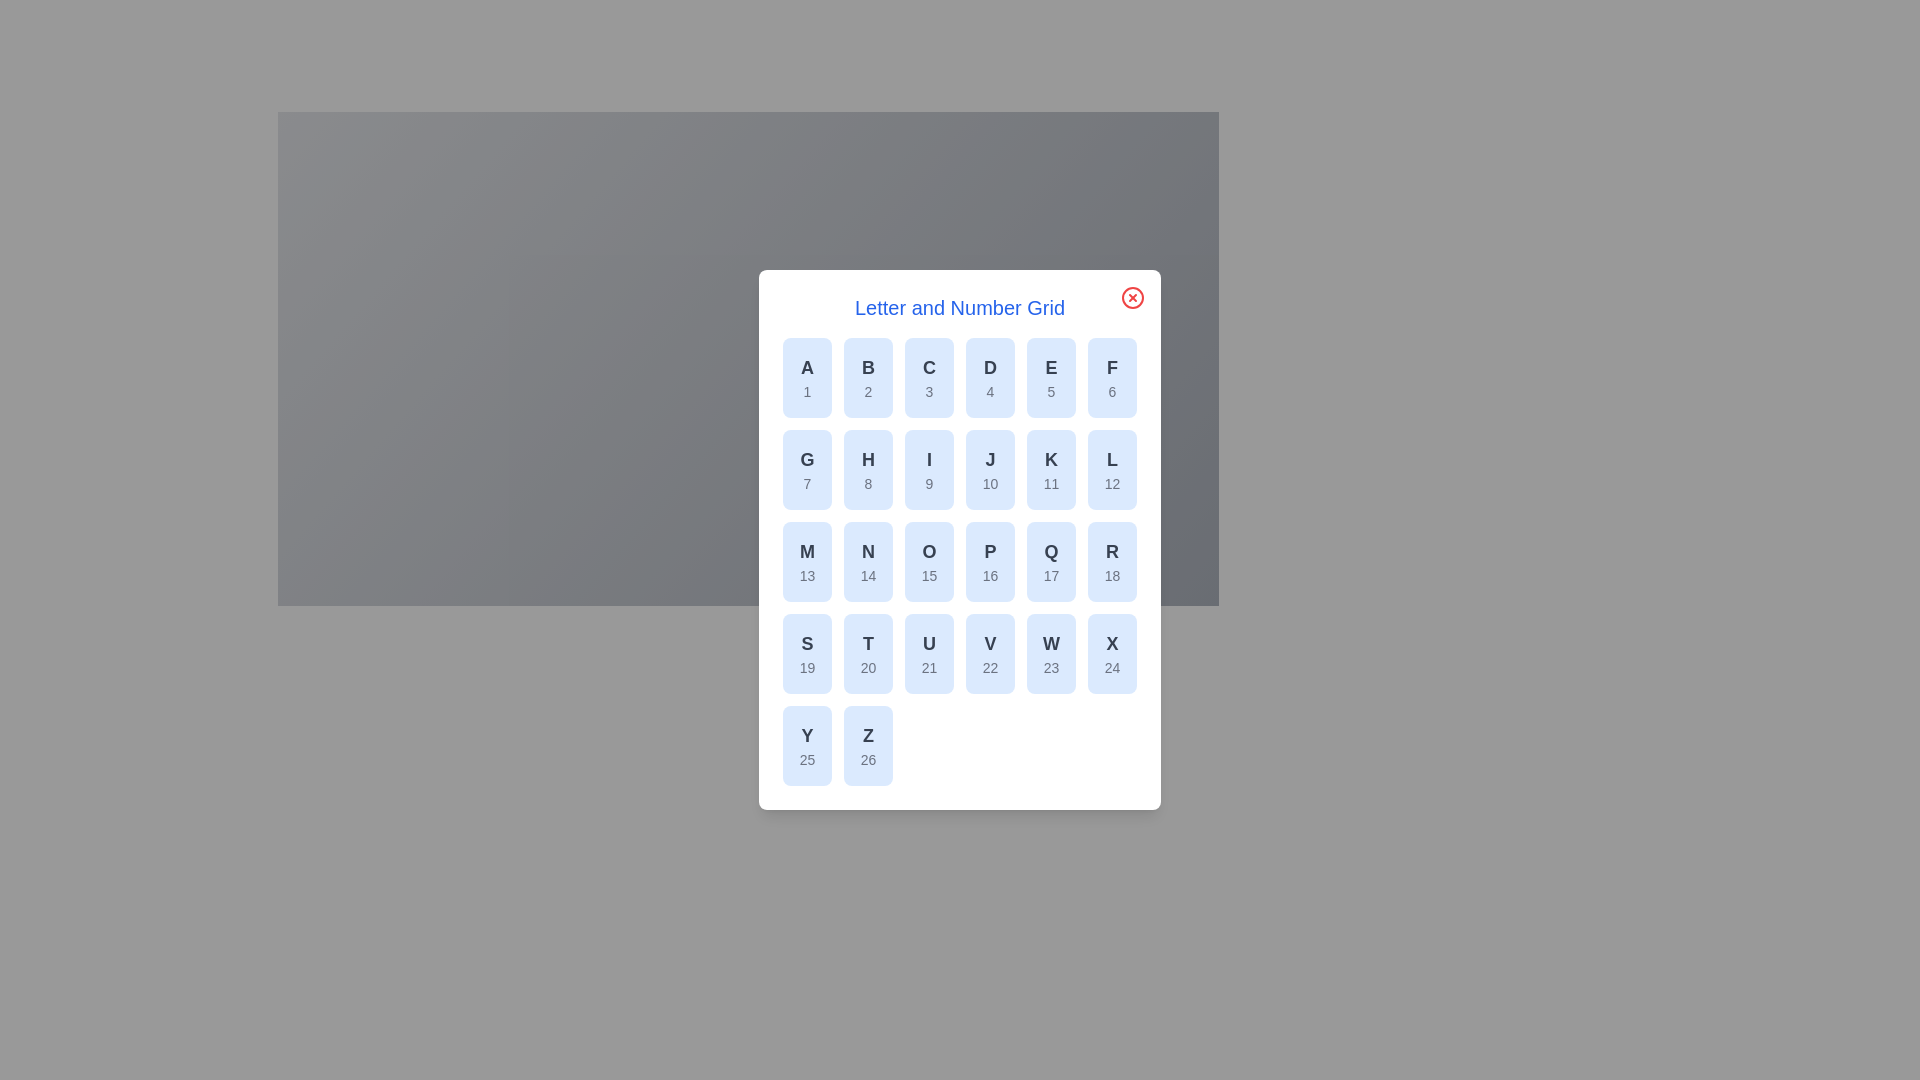 The image size is (1920, 1080). What do you see at coordinates (1050, 378) in the screenshot?
I see `the grid item corresponding to letter E` at bounding box center [1050, 378].